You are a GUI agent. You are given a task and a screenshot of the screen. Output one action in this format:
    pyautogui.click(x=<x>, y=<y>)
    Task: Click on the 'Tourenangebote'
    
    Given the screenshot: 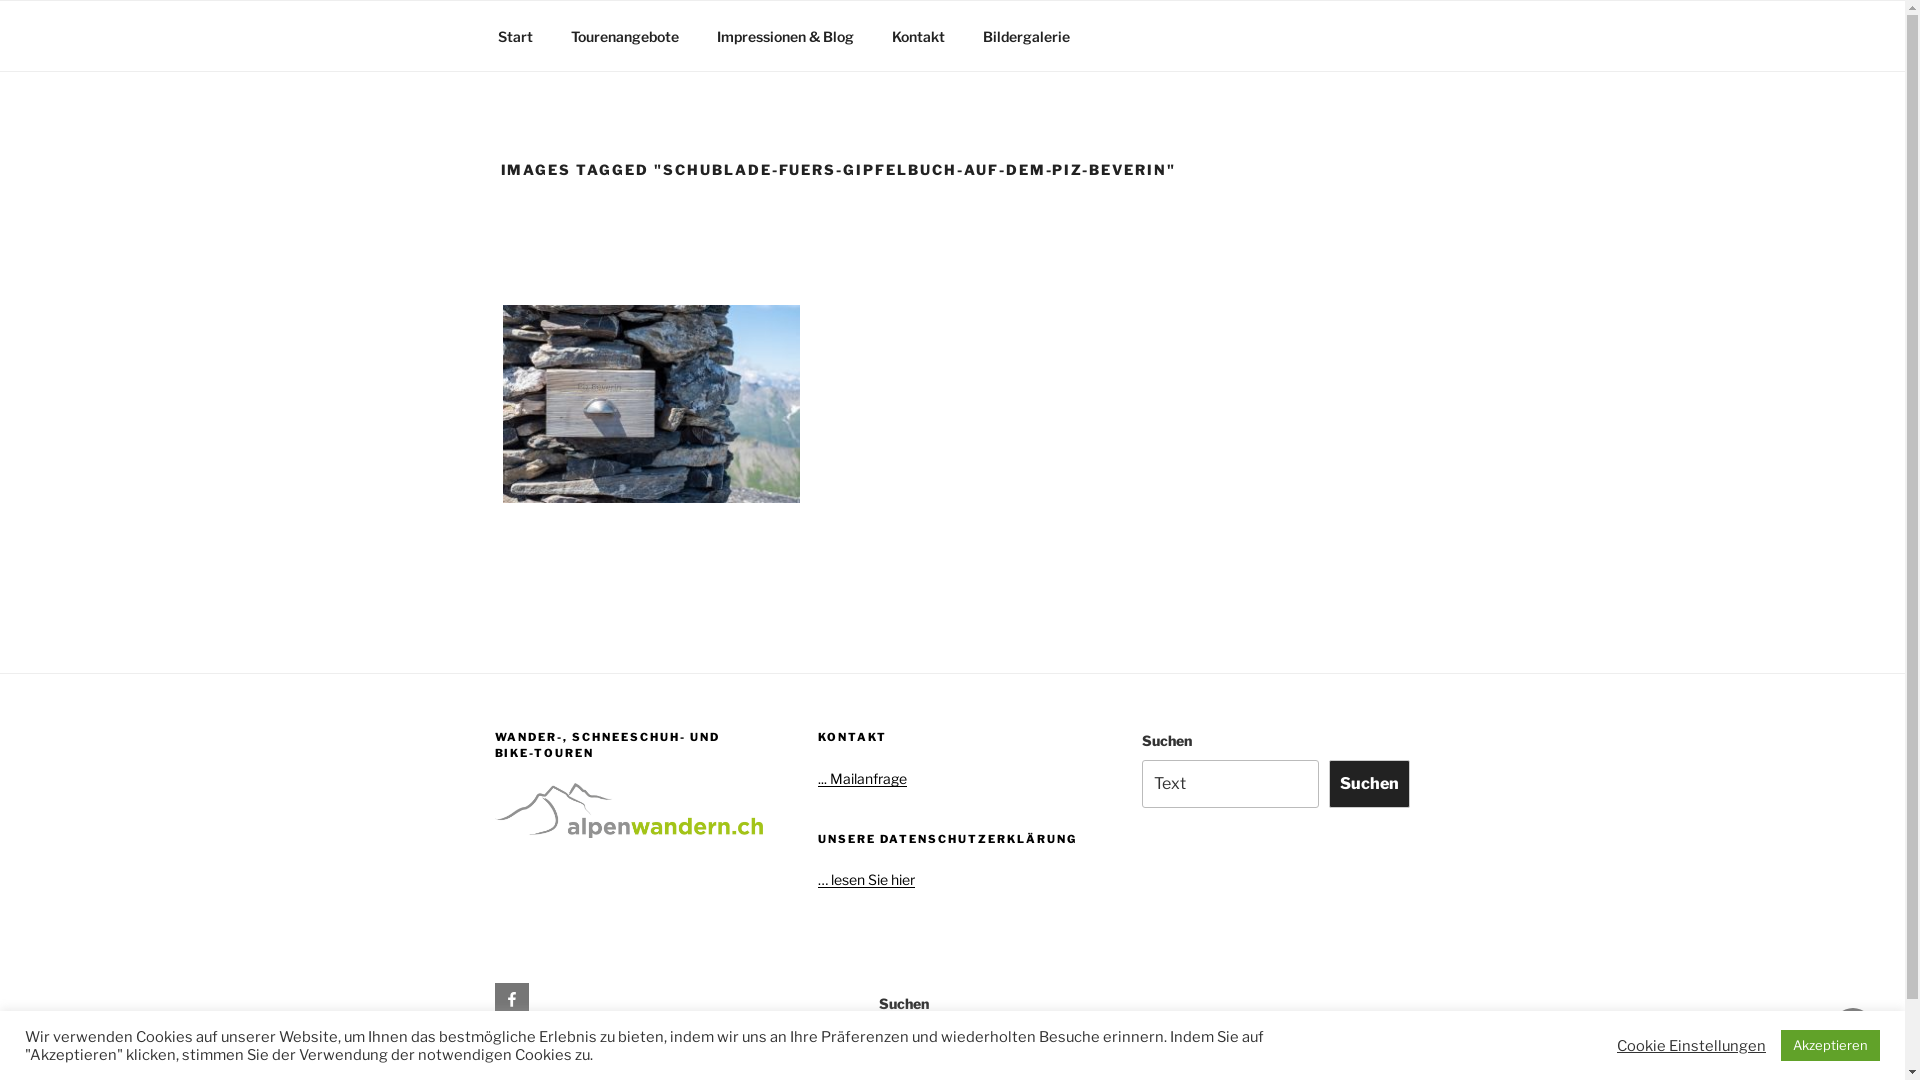 What is the action you would take?
    pyautogui.click(x=553, y=36)
    